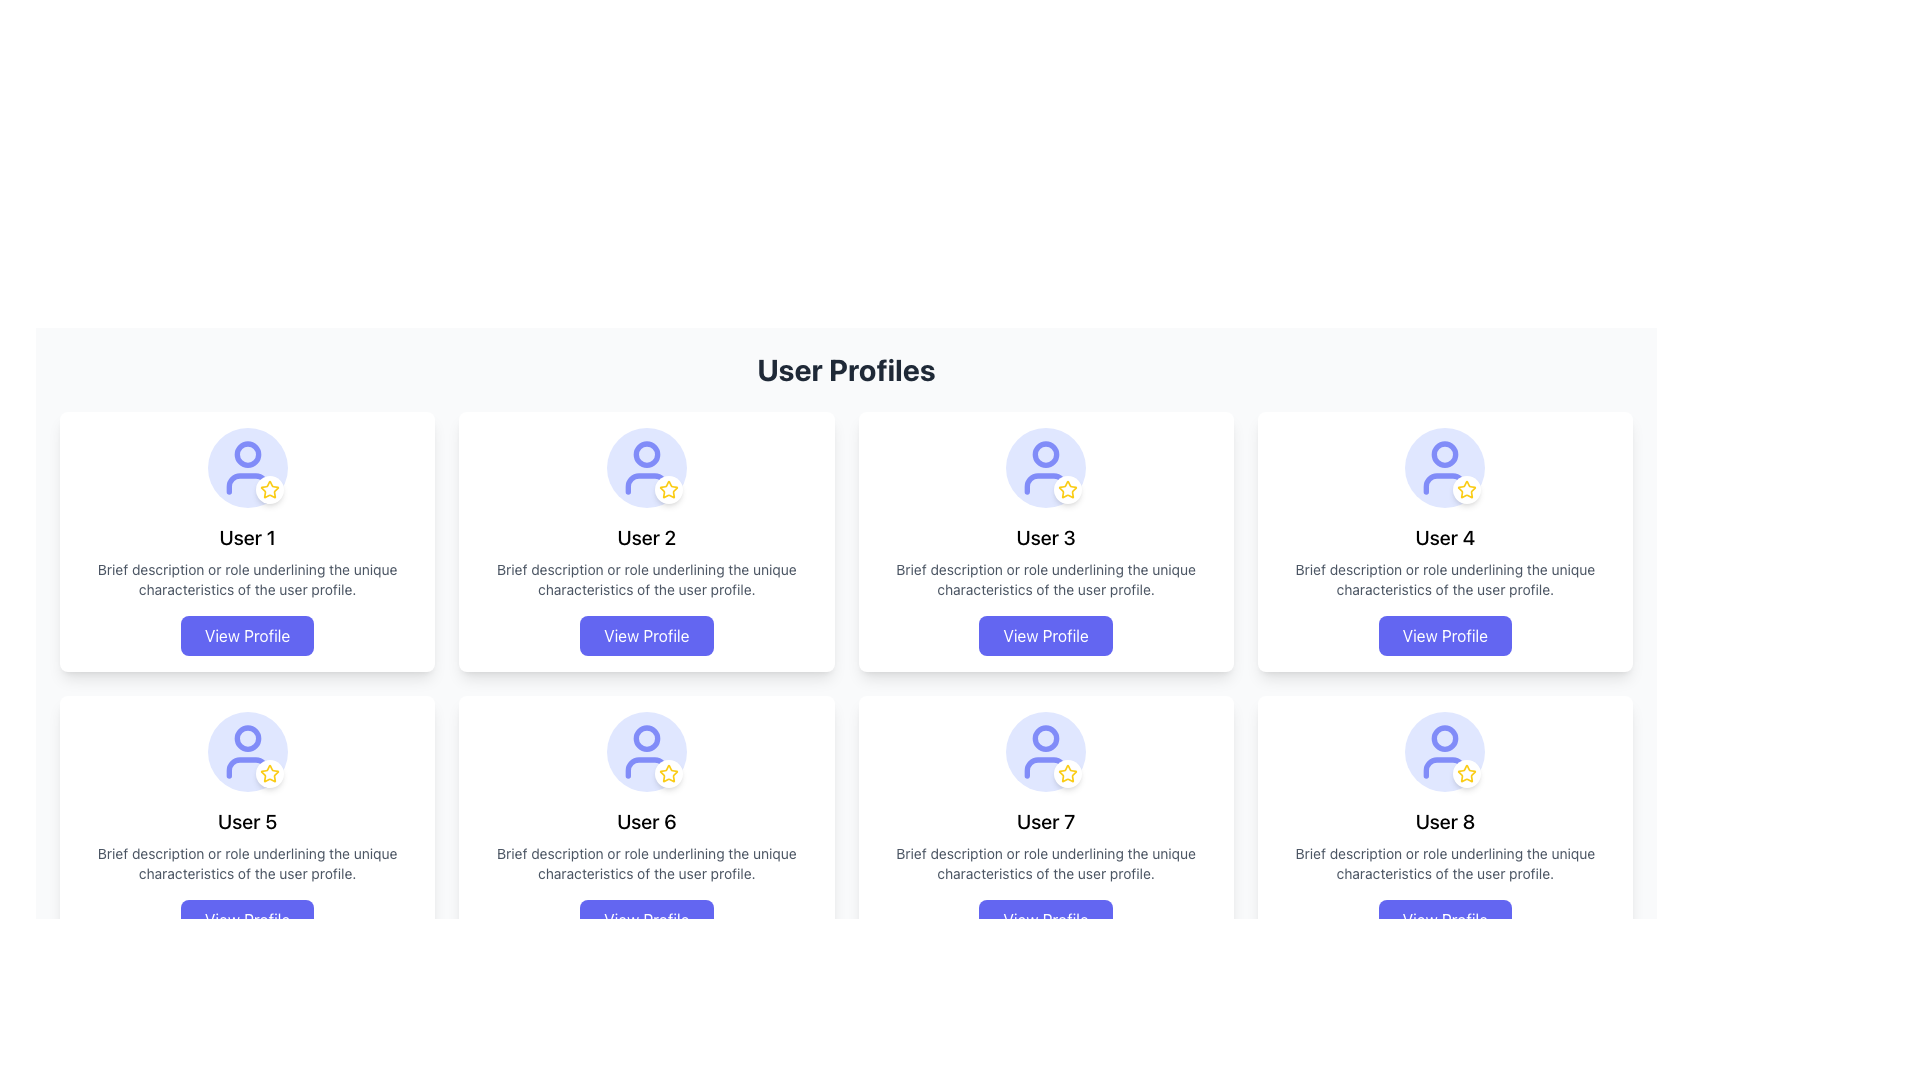 Image resolution: width=1920 pixels, height=1080 pixels. Describe the element at coordinates (646, 636) in the screenshot. I see `the button that allows users to view the detailed profile of 'User 2'` at that location.